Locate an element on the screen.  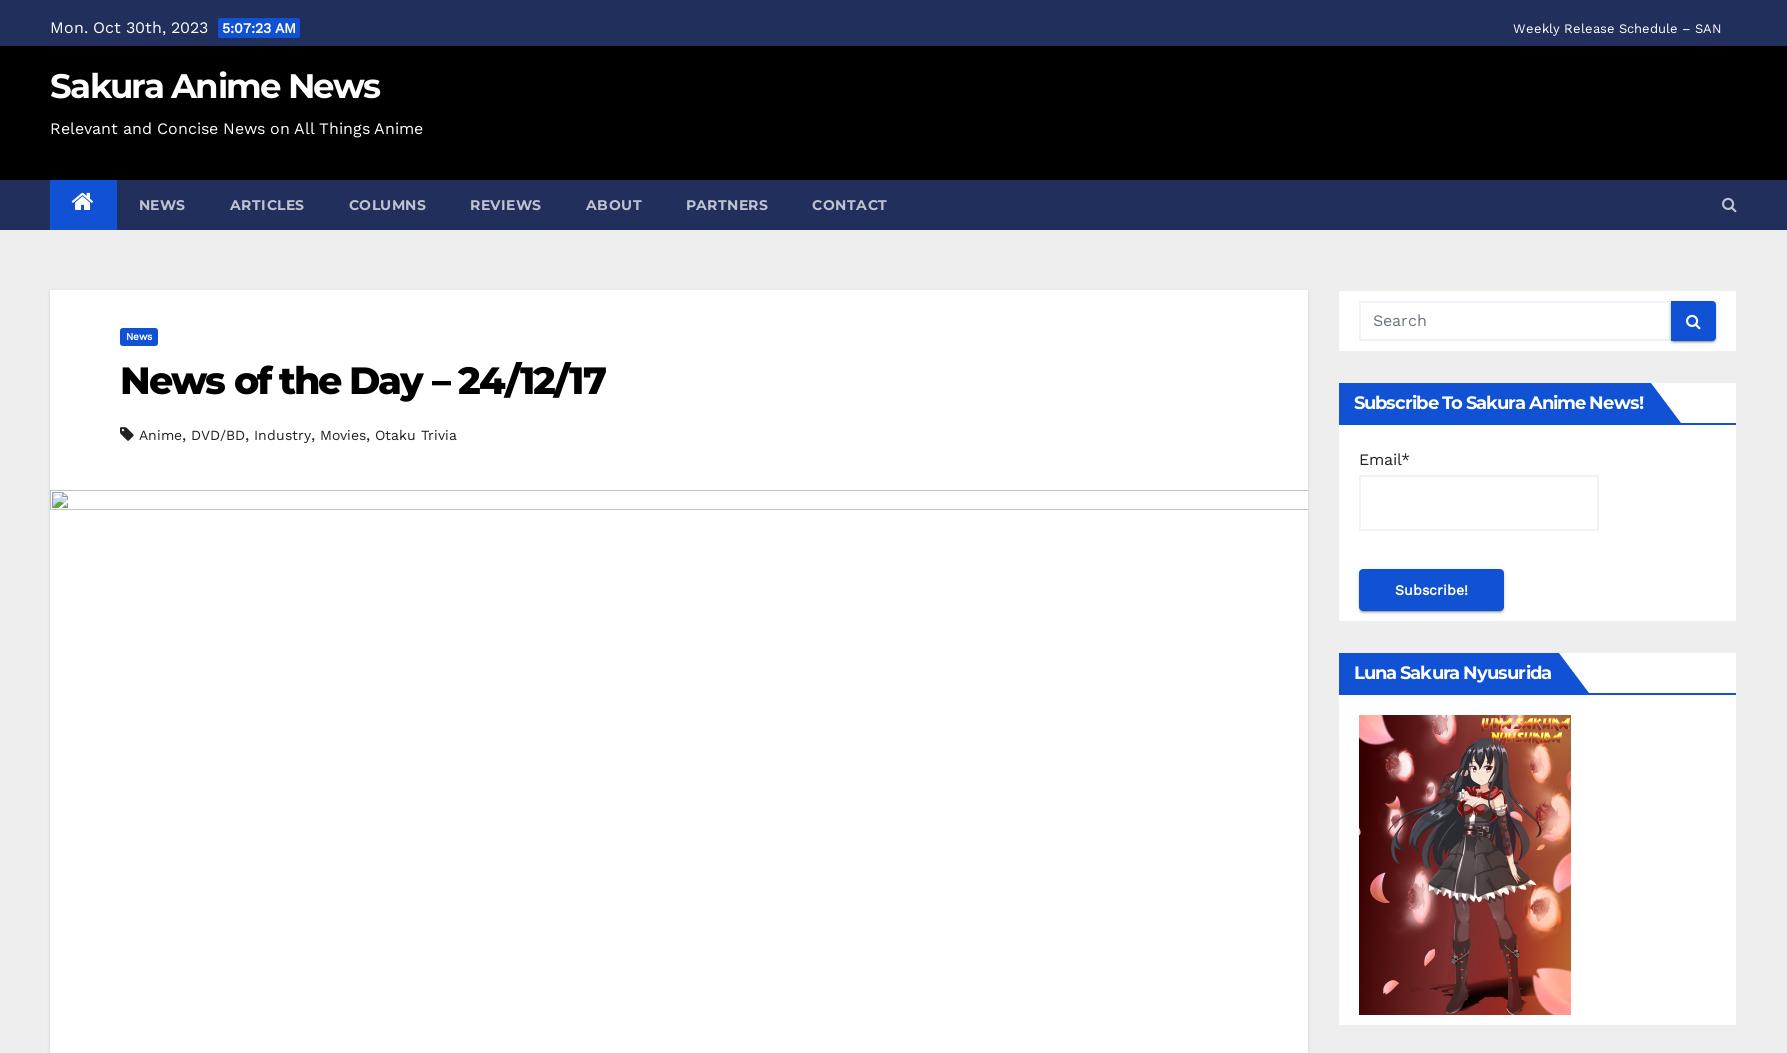
'DVD/BD' is located at coordinates (217, 433).